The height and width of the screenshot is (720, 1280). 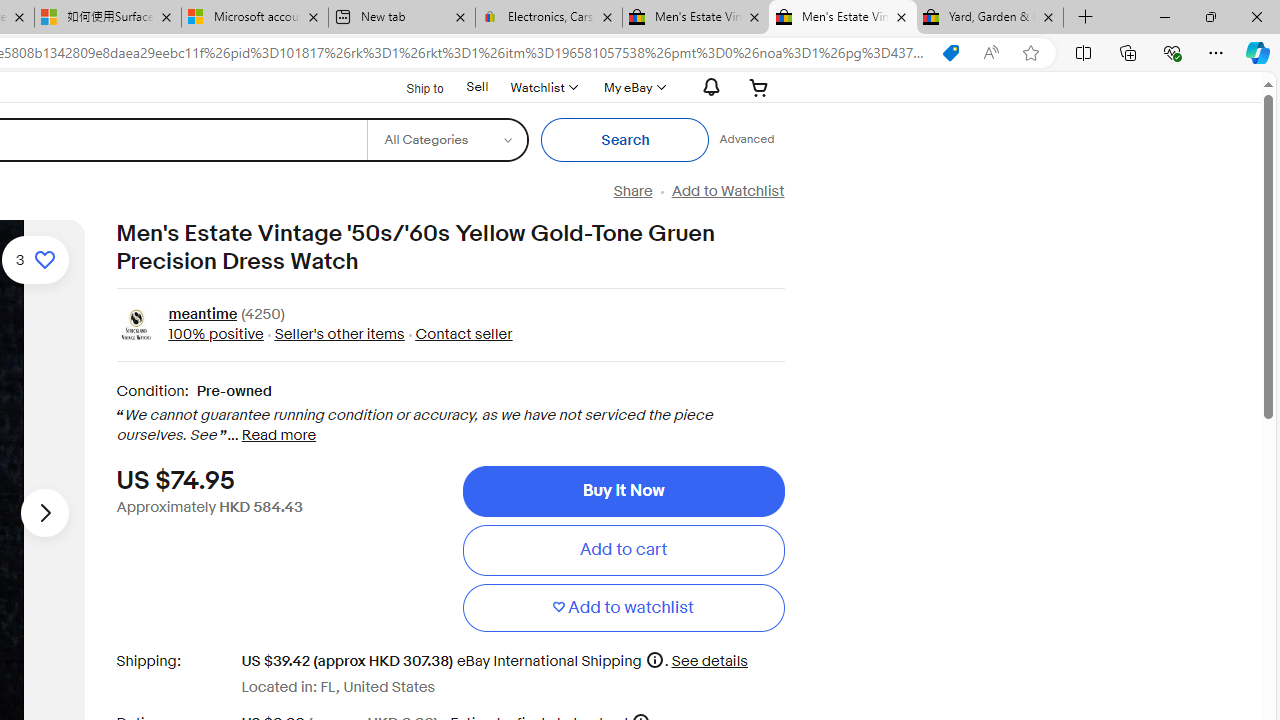 I want to click on 'Ship to', so click(x=411, y=85).